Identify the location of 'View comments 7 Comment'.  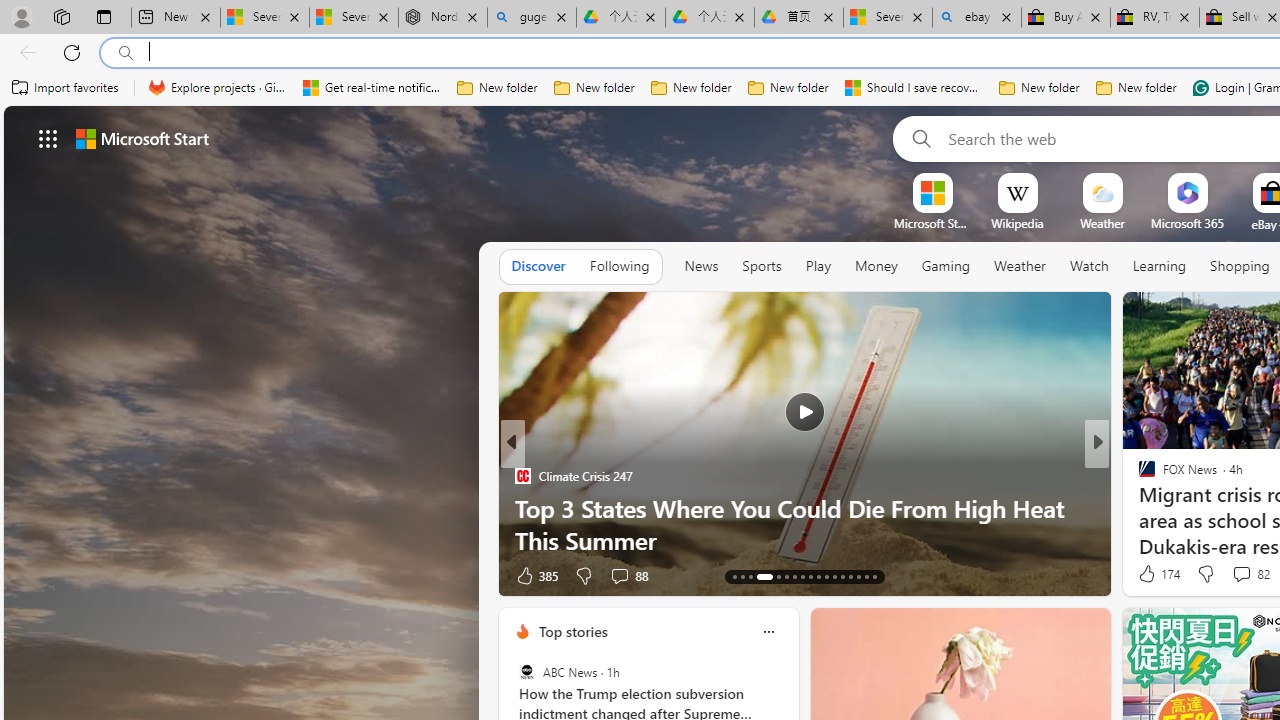
(1234, 575).